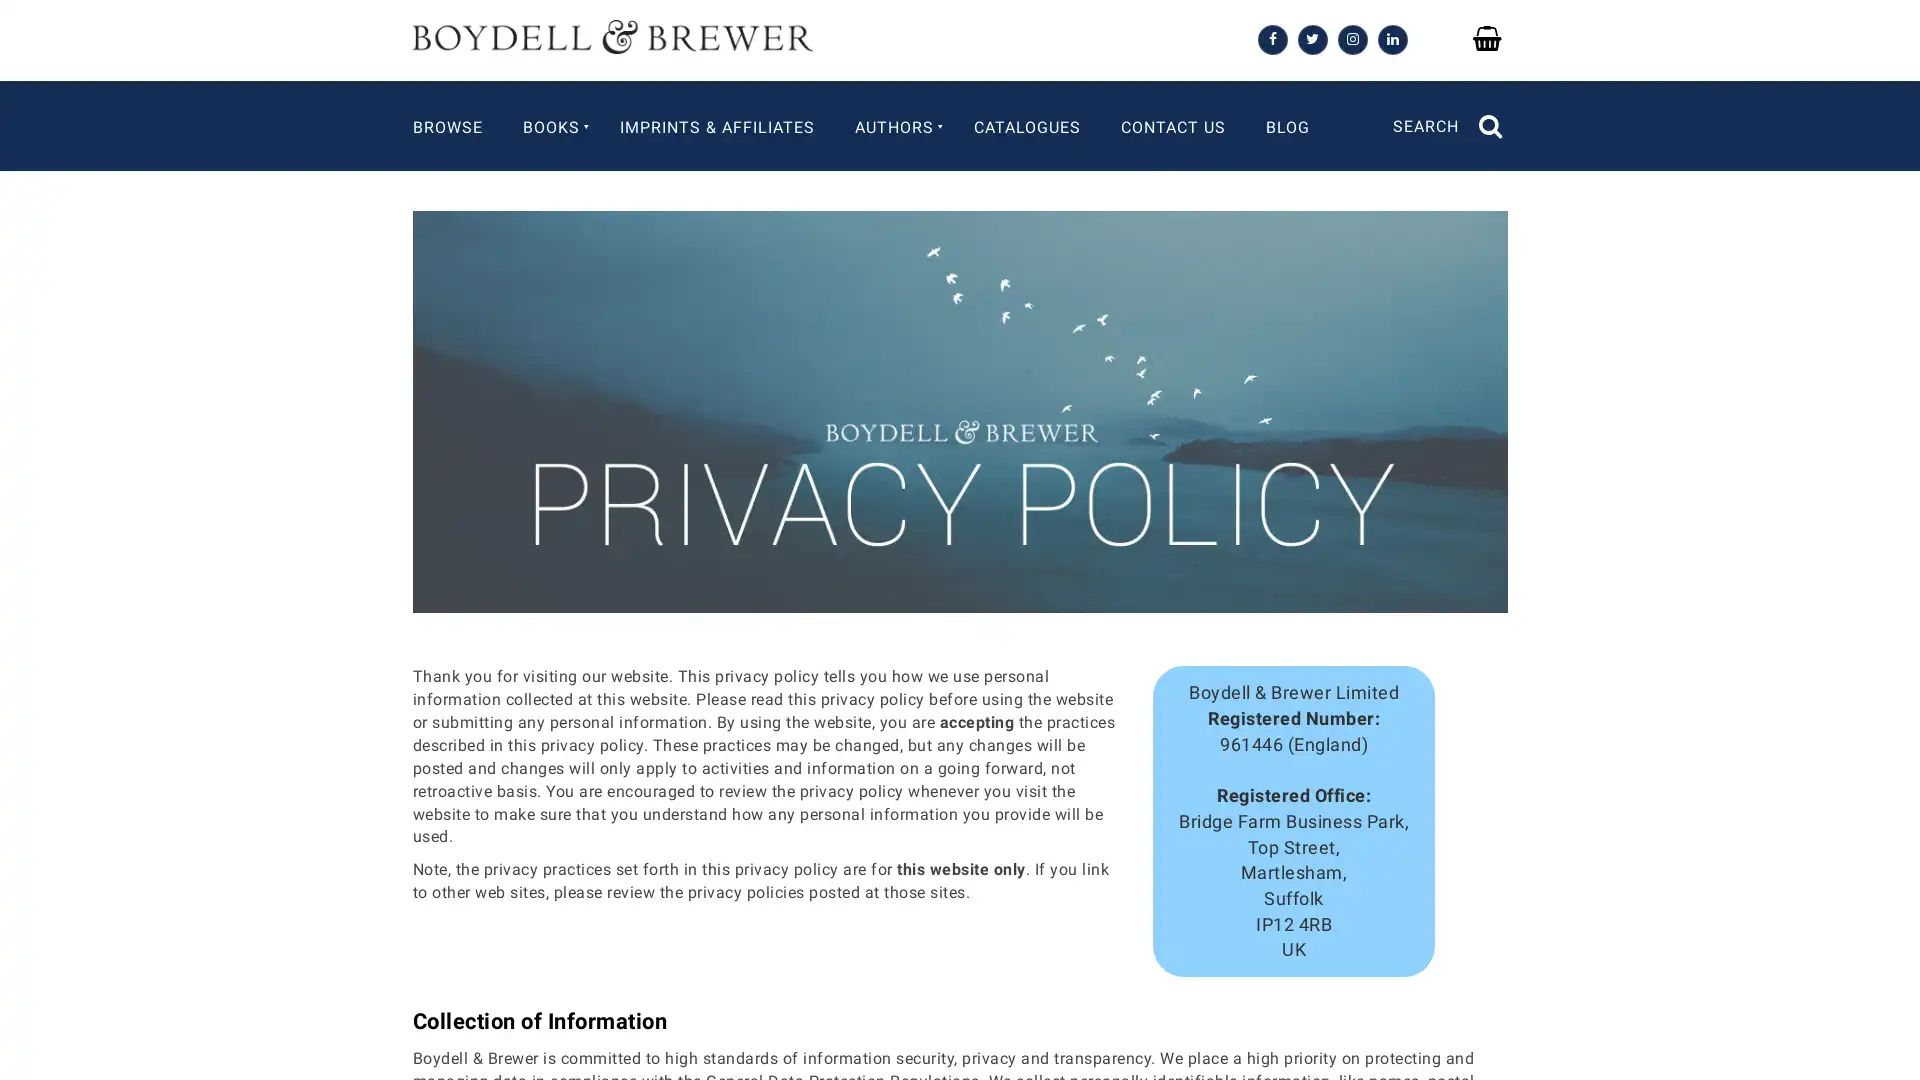 The height and width of the screenshot is (1080, 1920). What do you see at coordinates (1449, 111) in the screenshot?
I see `SEARCH` at bounding box center [1449, 111].